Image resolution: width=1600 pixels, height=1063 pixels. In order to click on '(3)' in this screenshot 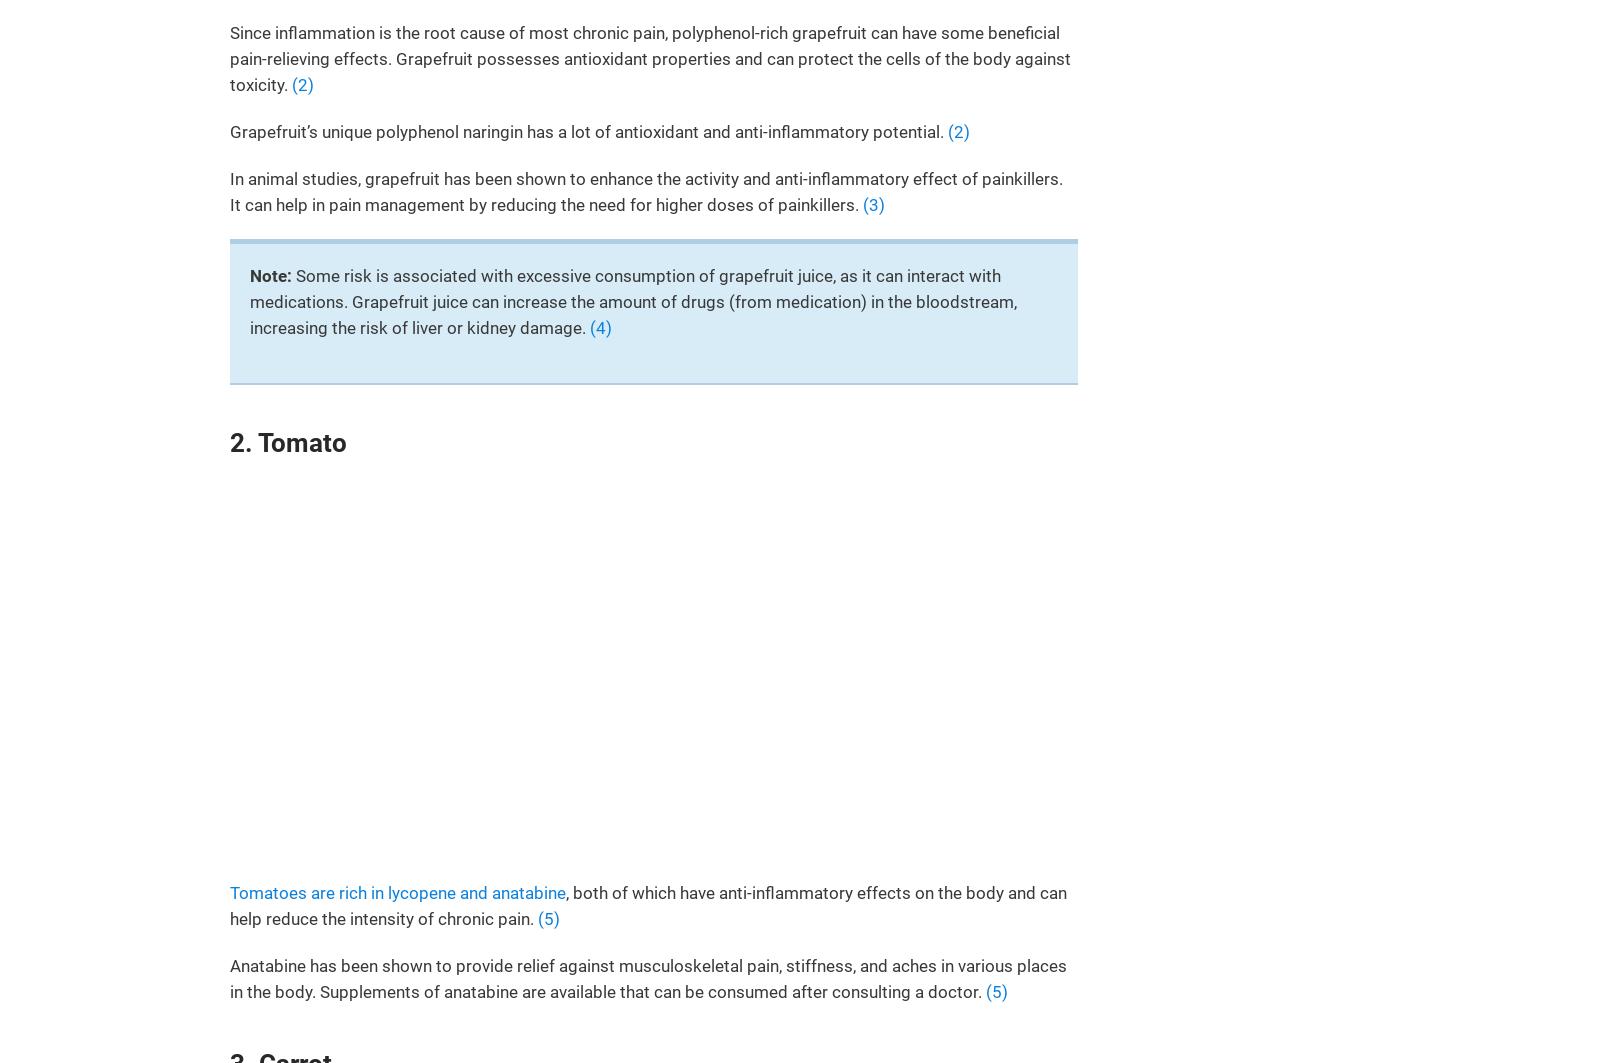, I will do `click(873, 204)`.